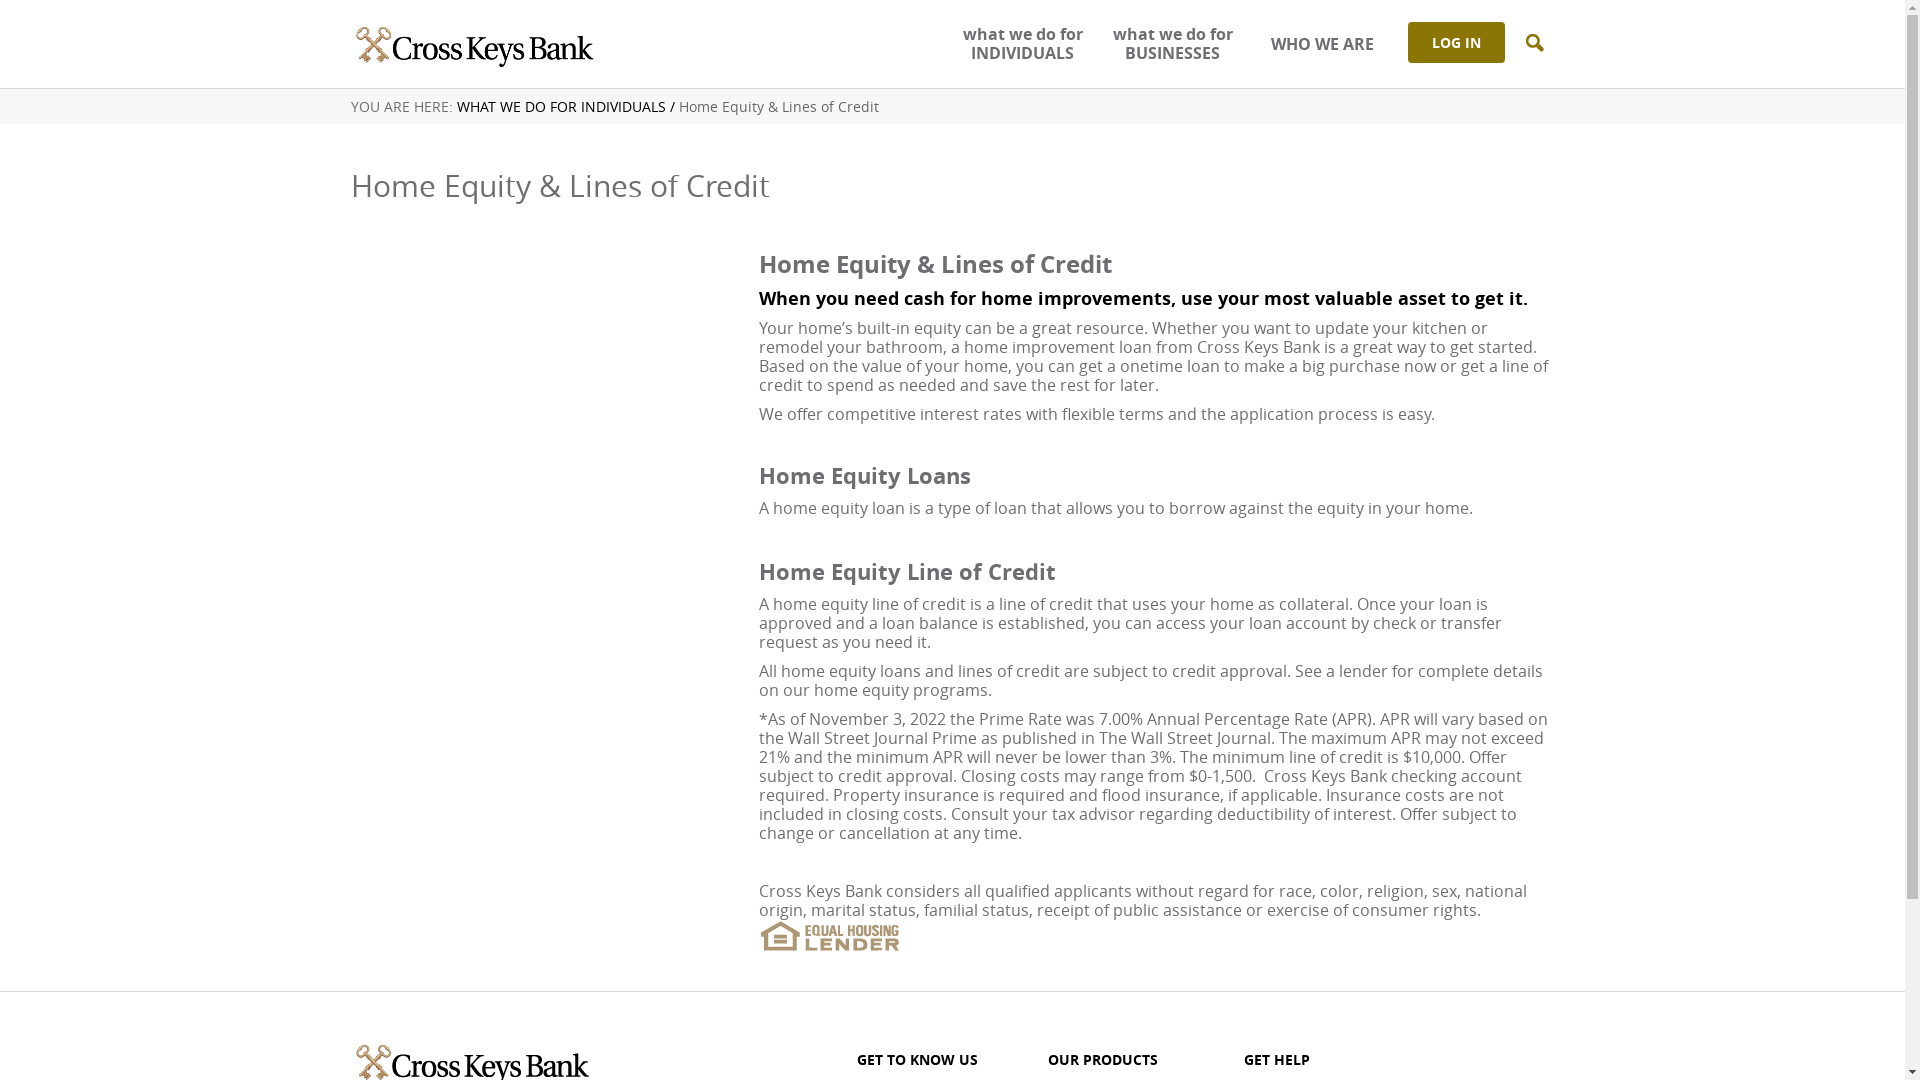 This screenshot has width=1920, height=1080. I want to click on 'Search icon mobile', so click(1533, 43).